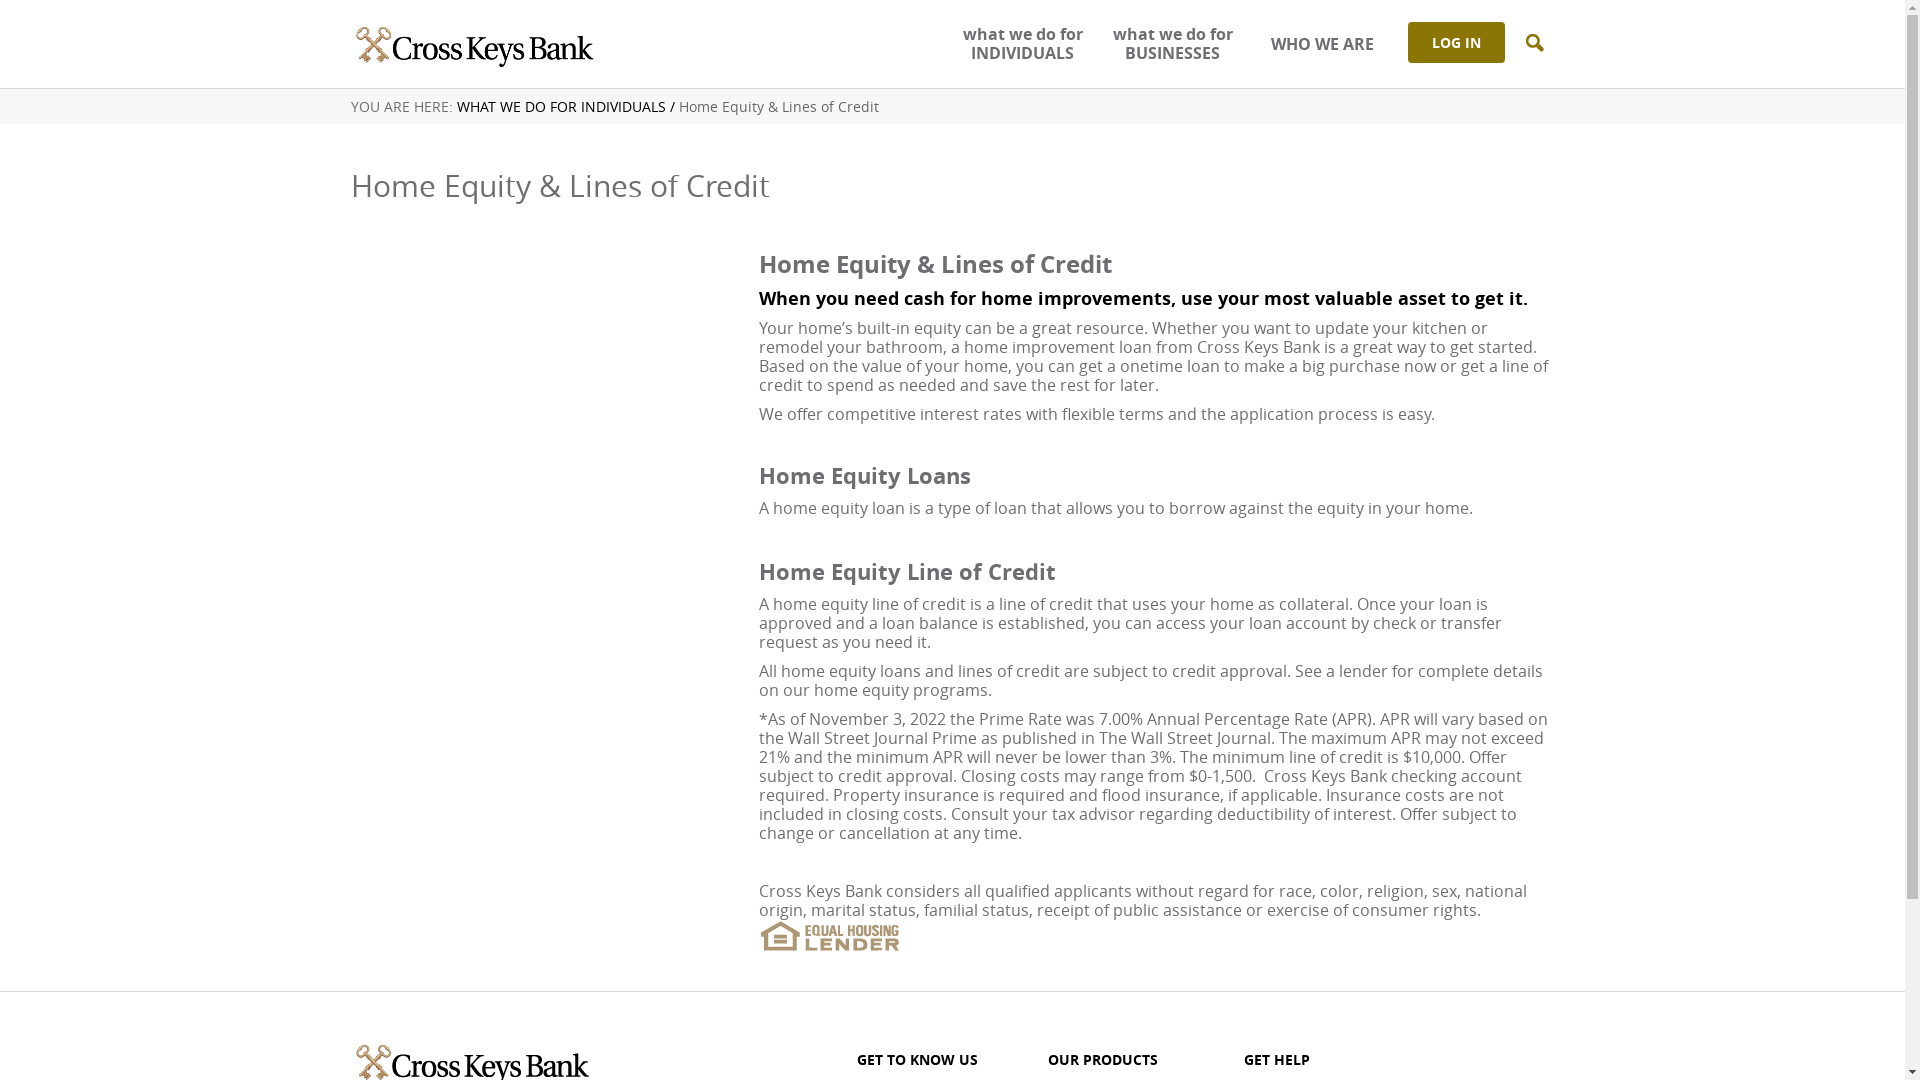 This screenshot has width=1920, height=1080. I want to click on 'Search icon mobile', so click(1533, 43).